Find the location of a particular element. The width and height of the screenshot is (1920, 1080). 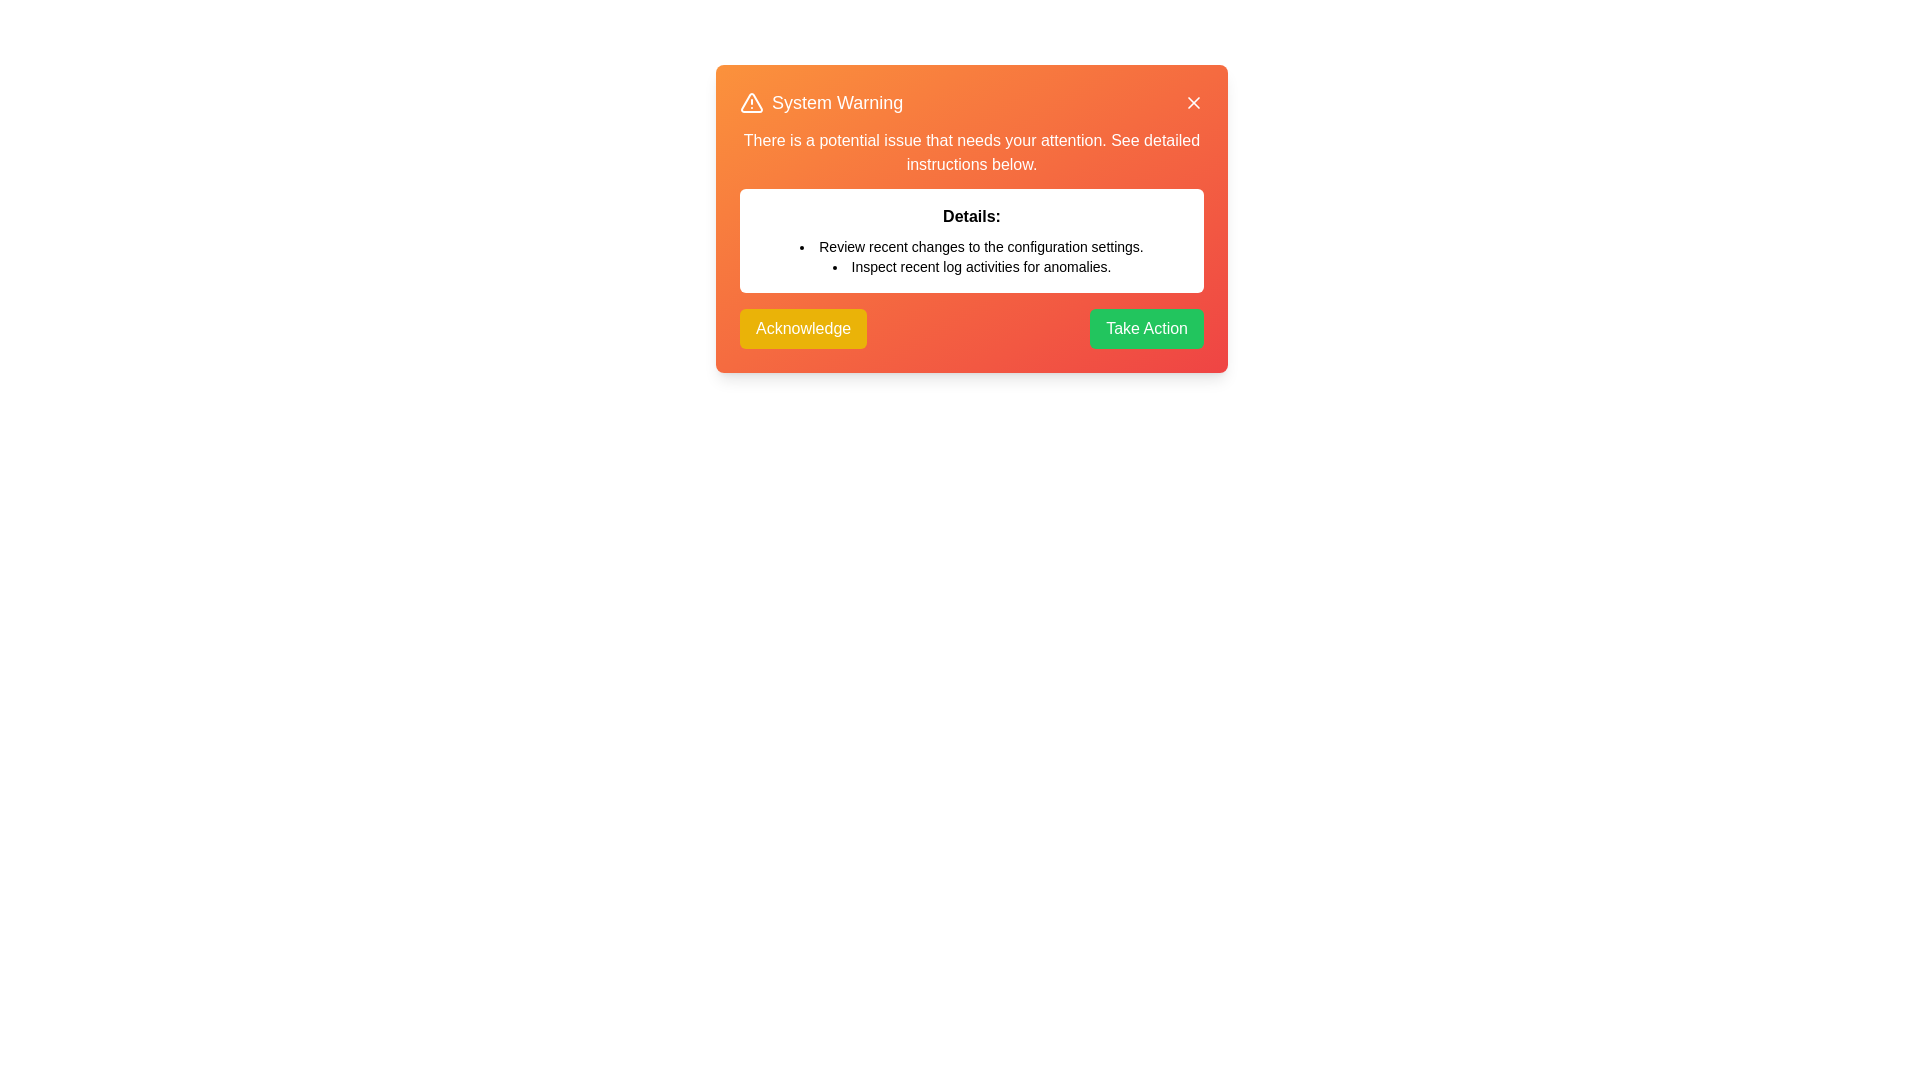

the triangular caution symbol with an orange background located at the upper left corner of the warning modal, adjacent to the 'System Warning' text is located at coordinates (751, 103).